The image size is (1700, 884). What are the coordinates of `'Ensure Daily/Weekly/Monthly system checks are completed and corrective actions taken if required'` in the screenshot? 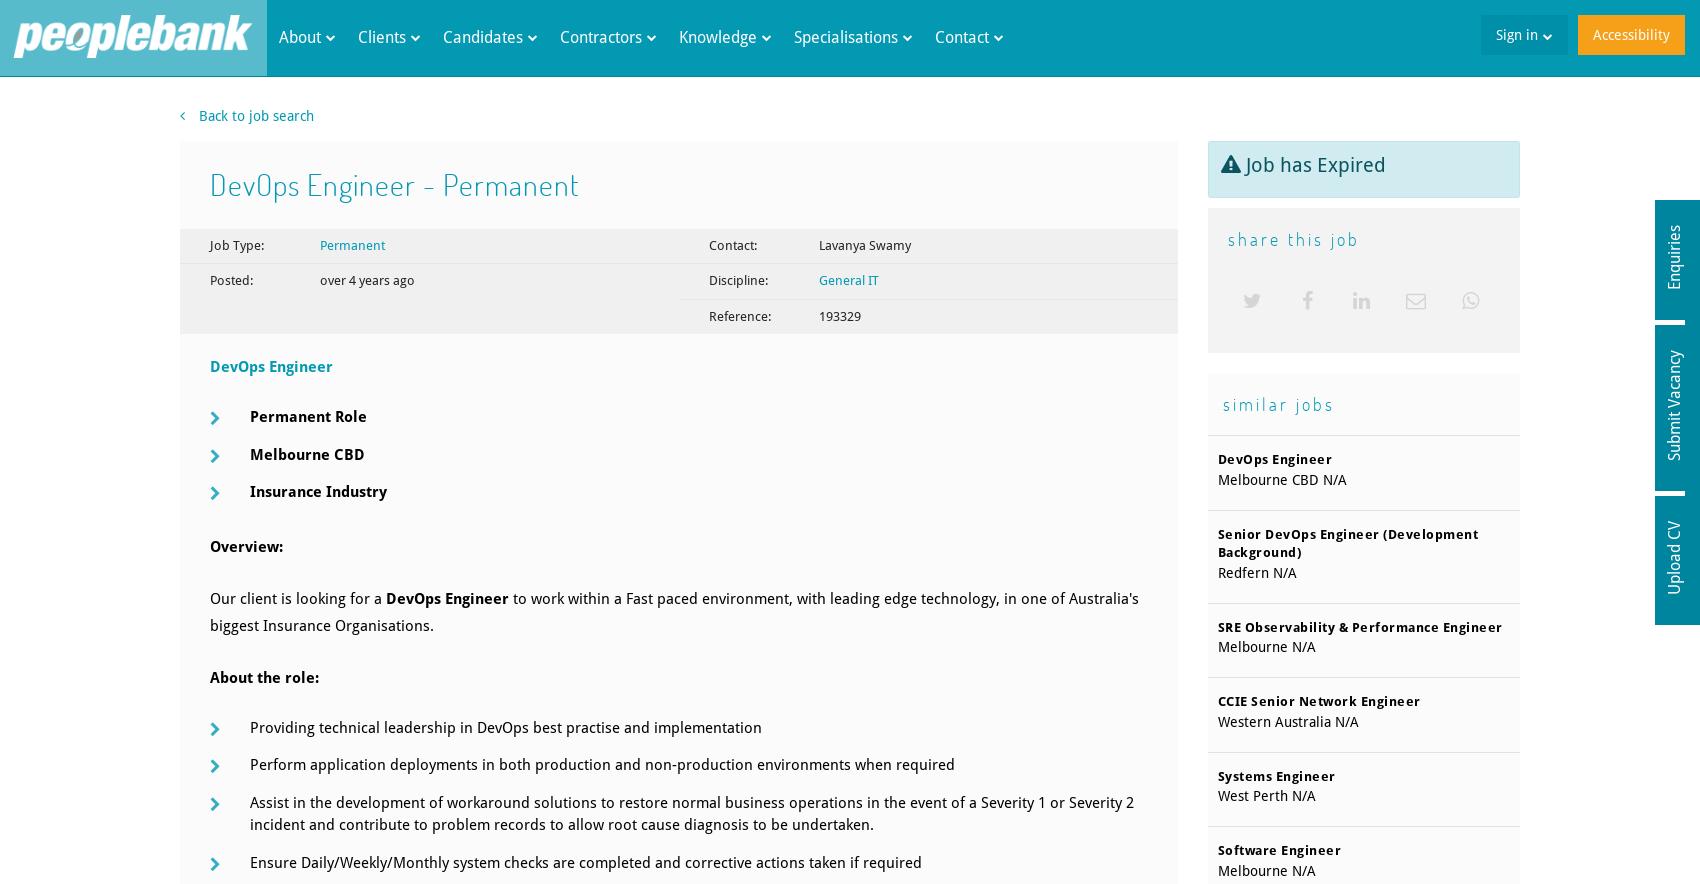 It's located at (584, 860).